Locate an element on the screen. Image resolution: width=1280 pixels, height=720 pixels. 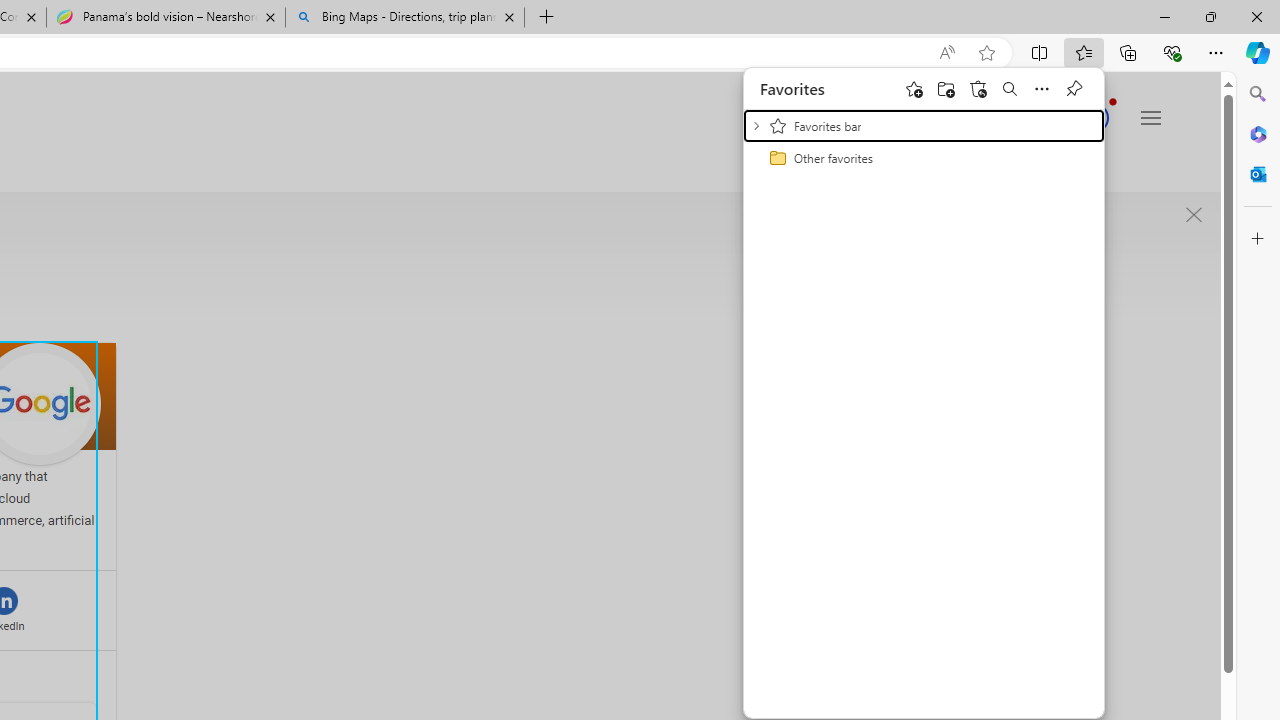
'Restore deleted favorites' is located at coordinates (977, 87).